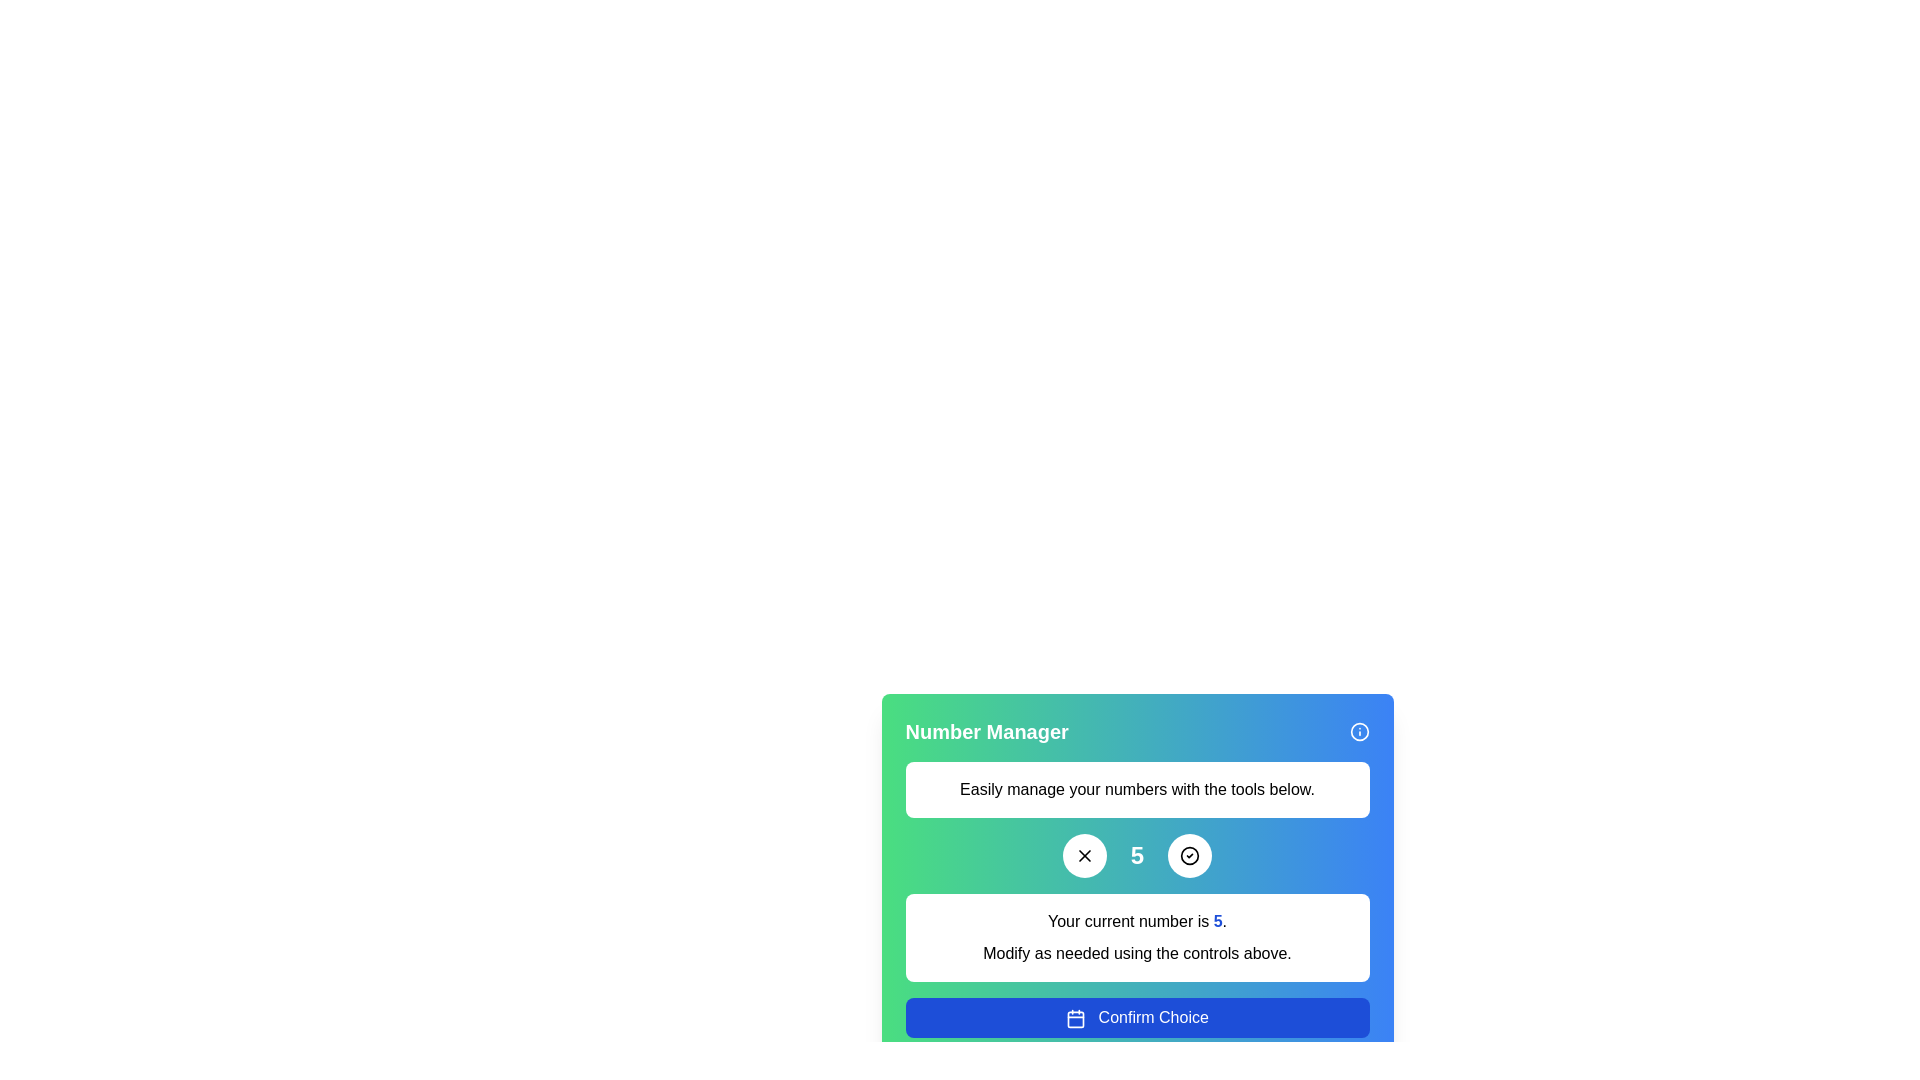  Describe the element at coordinates (1217, 921) in the screenshot. I see `the static text element displaying 'Your current number is 5.'` at that location.